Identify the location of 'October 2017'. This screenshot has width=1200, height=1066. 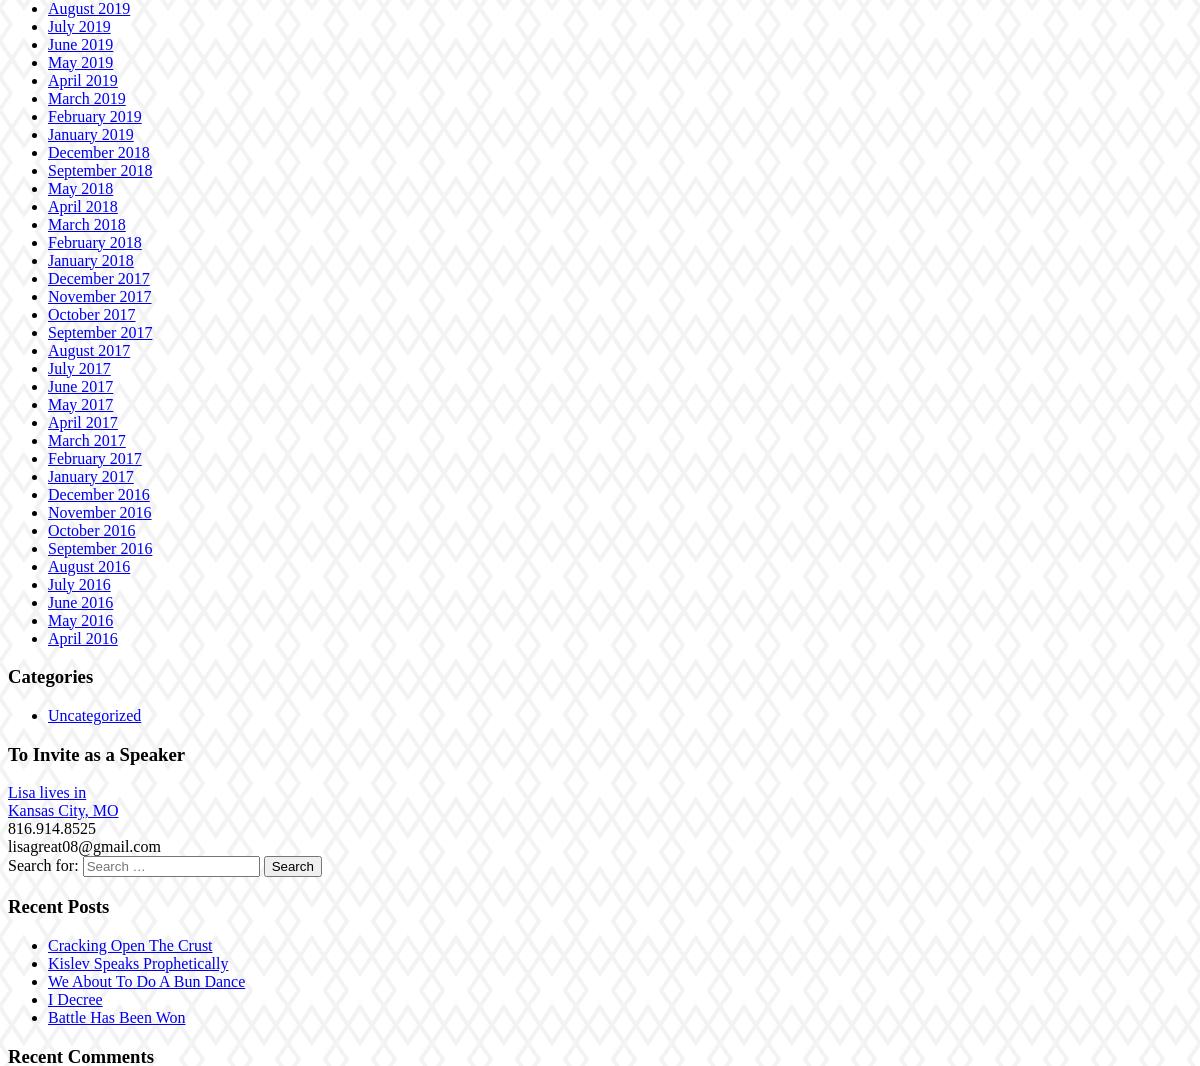
(48, 313).